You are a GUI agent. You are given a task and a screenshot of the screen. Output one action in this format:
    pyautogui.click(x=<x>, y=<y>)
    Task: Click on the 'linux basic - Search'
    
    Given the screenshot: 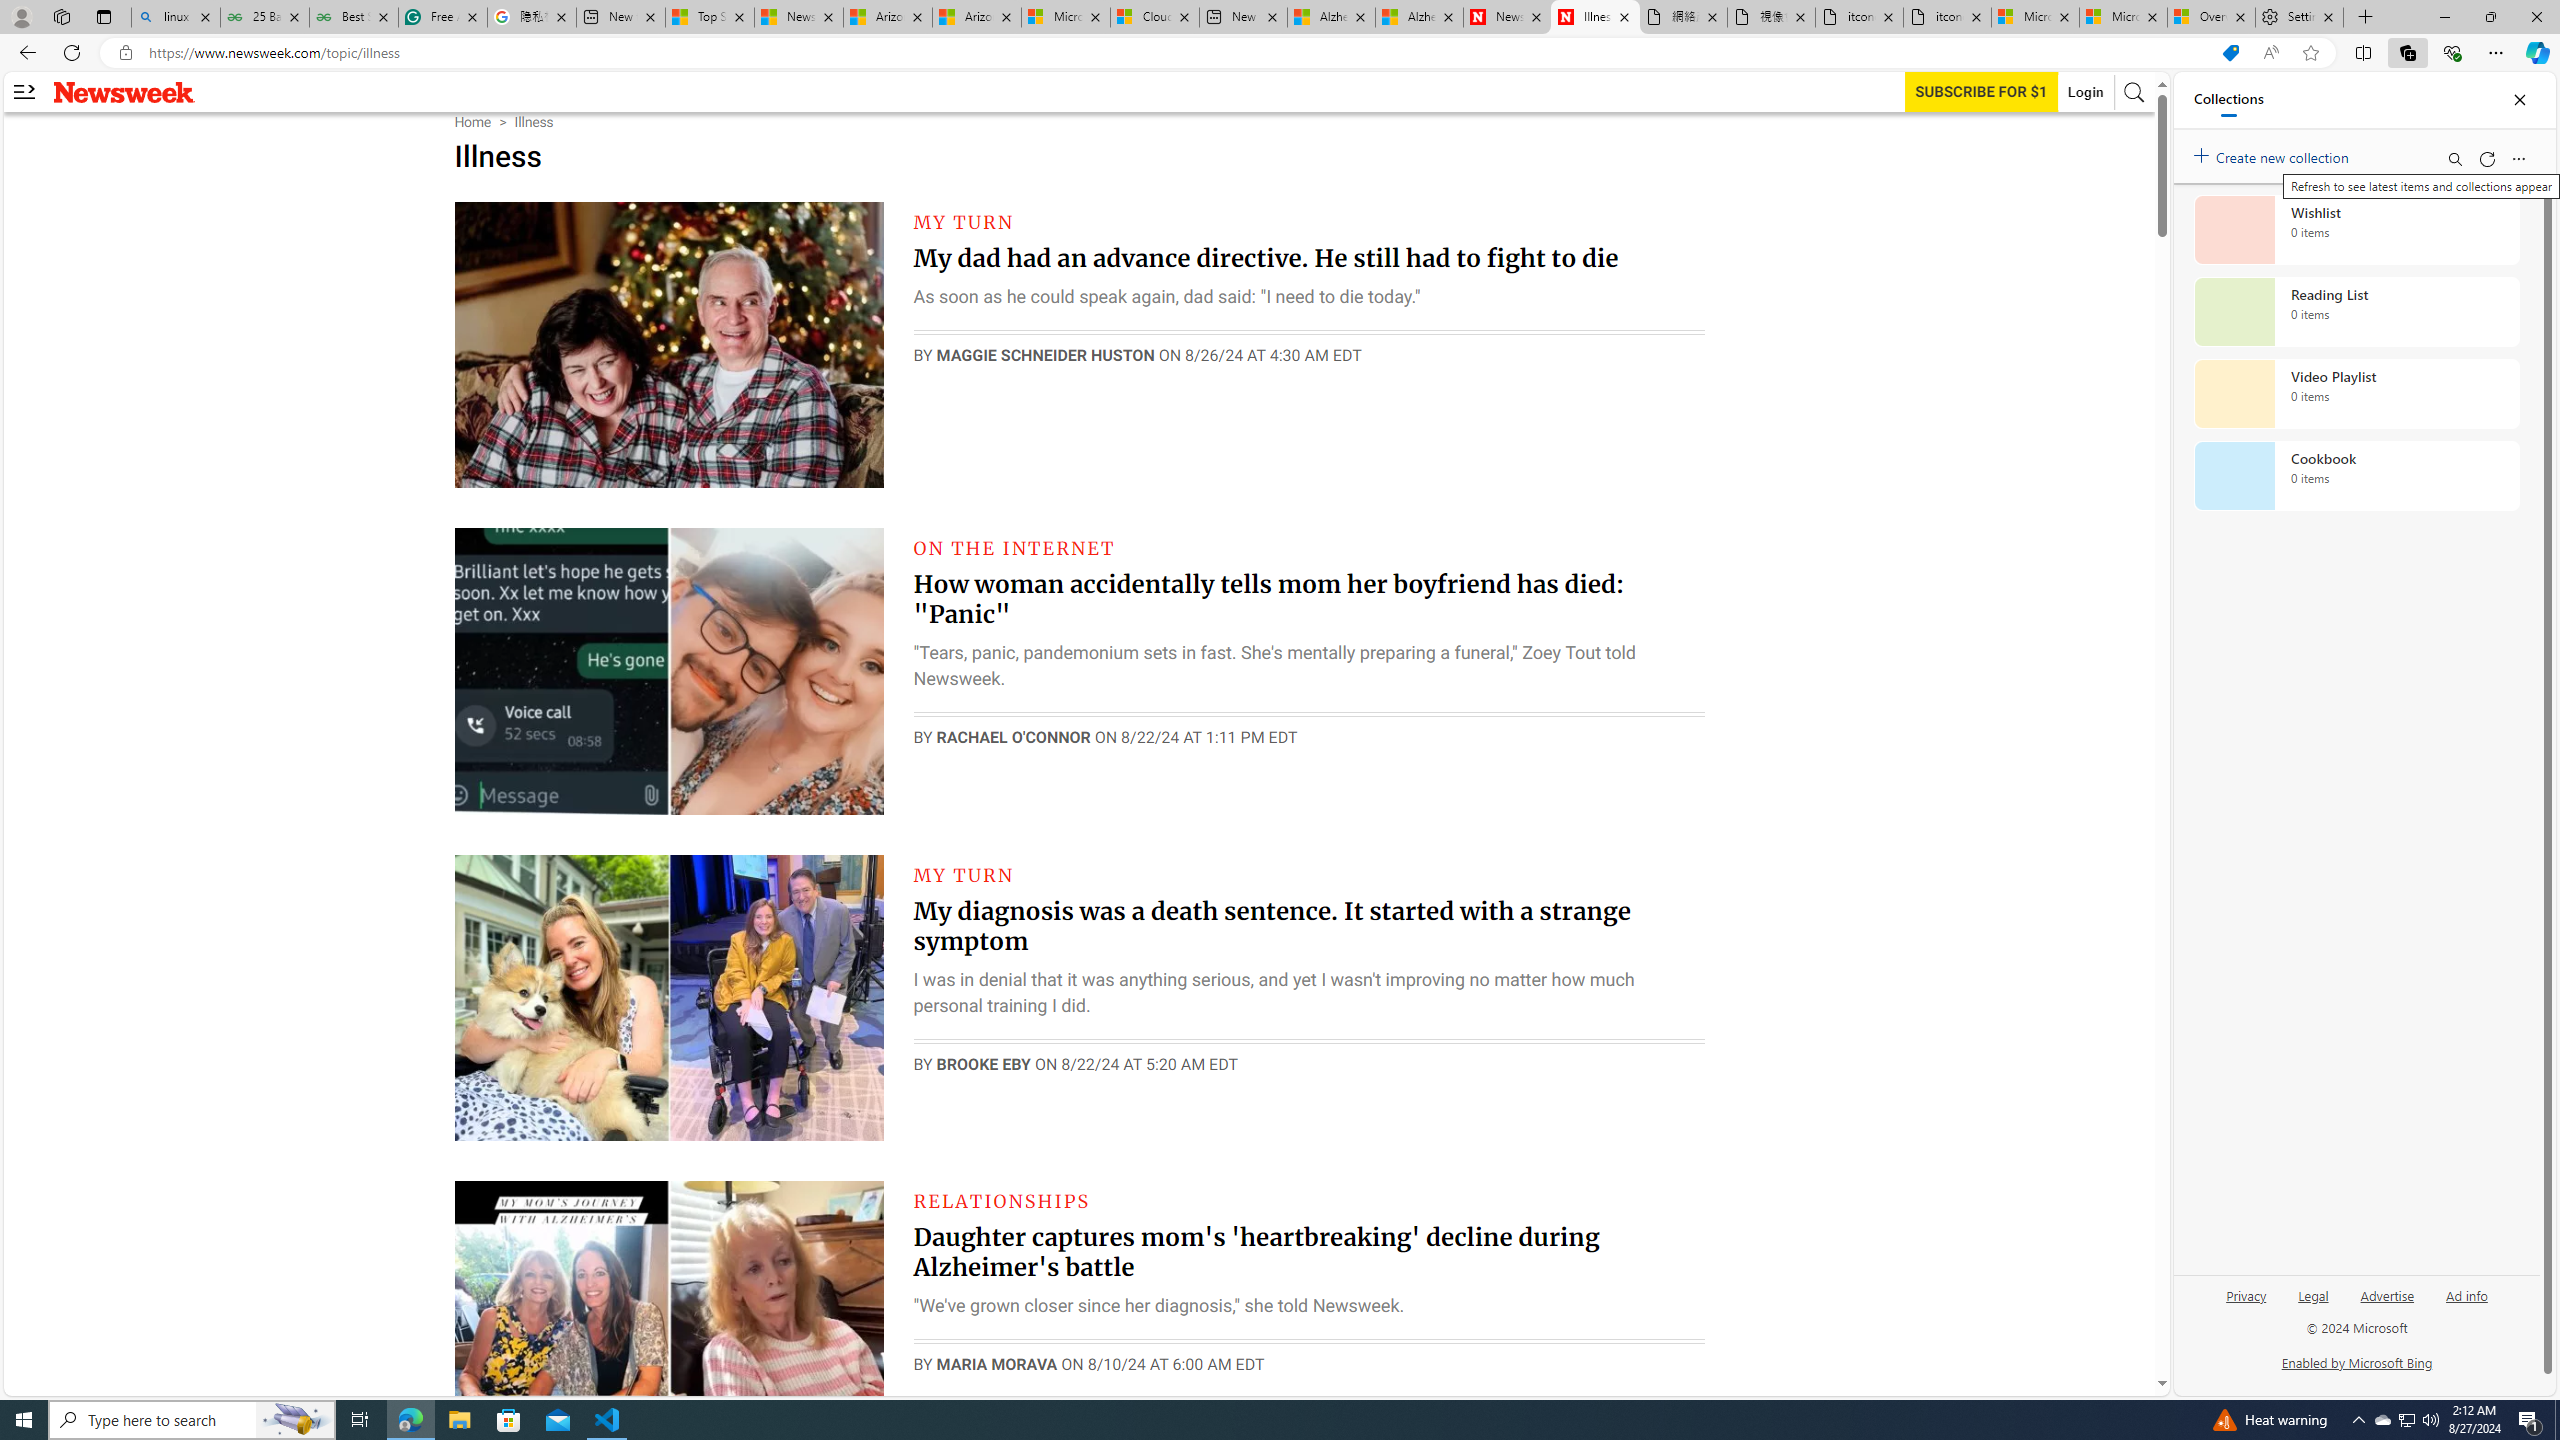 What is the action you would take?
    pyautogui.click(x=175, y=16)
    